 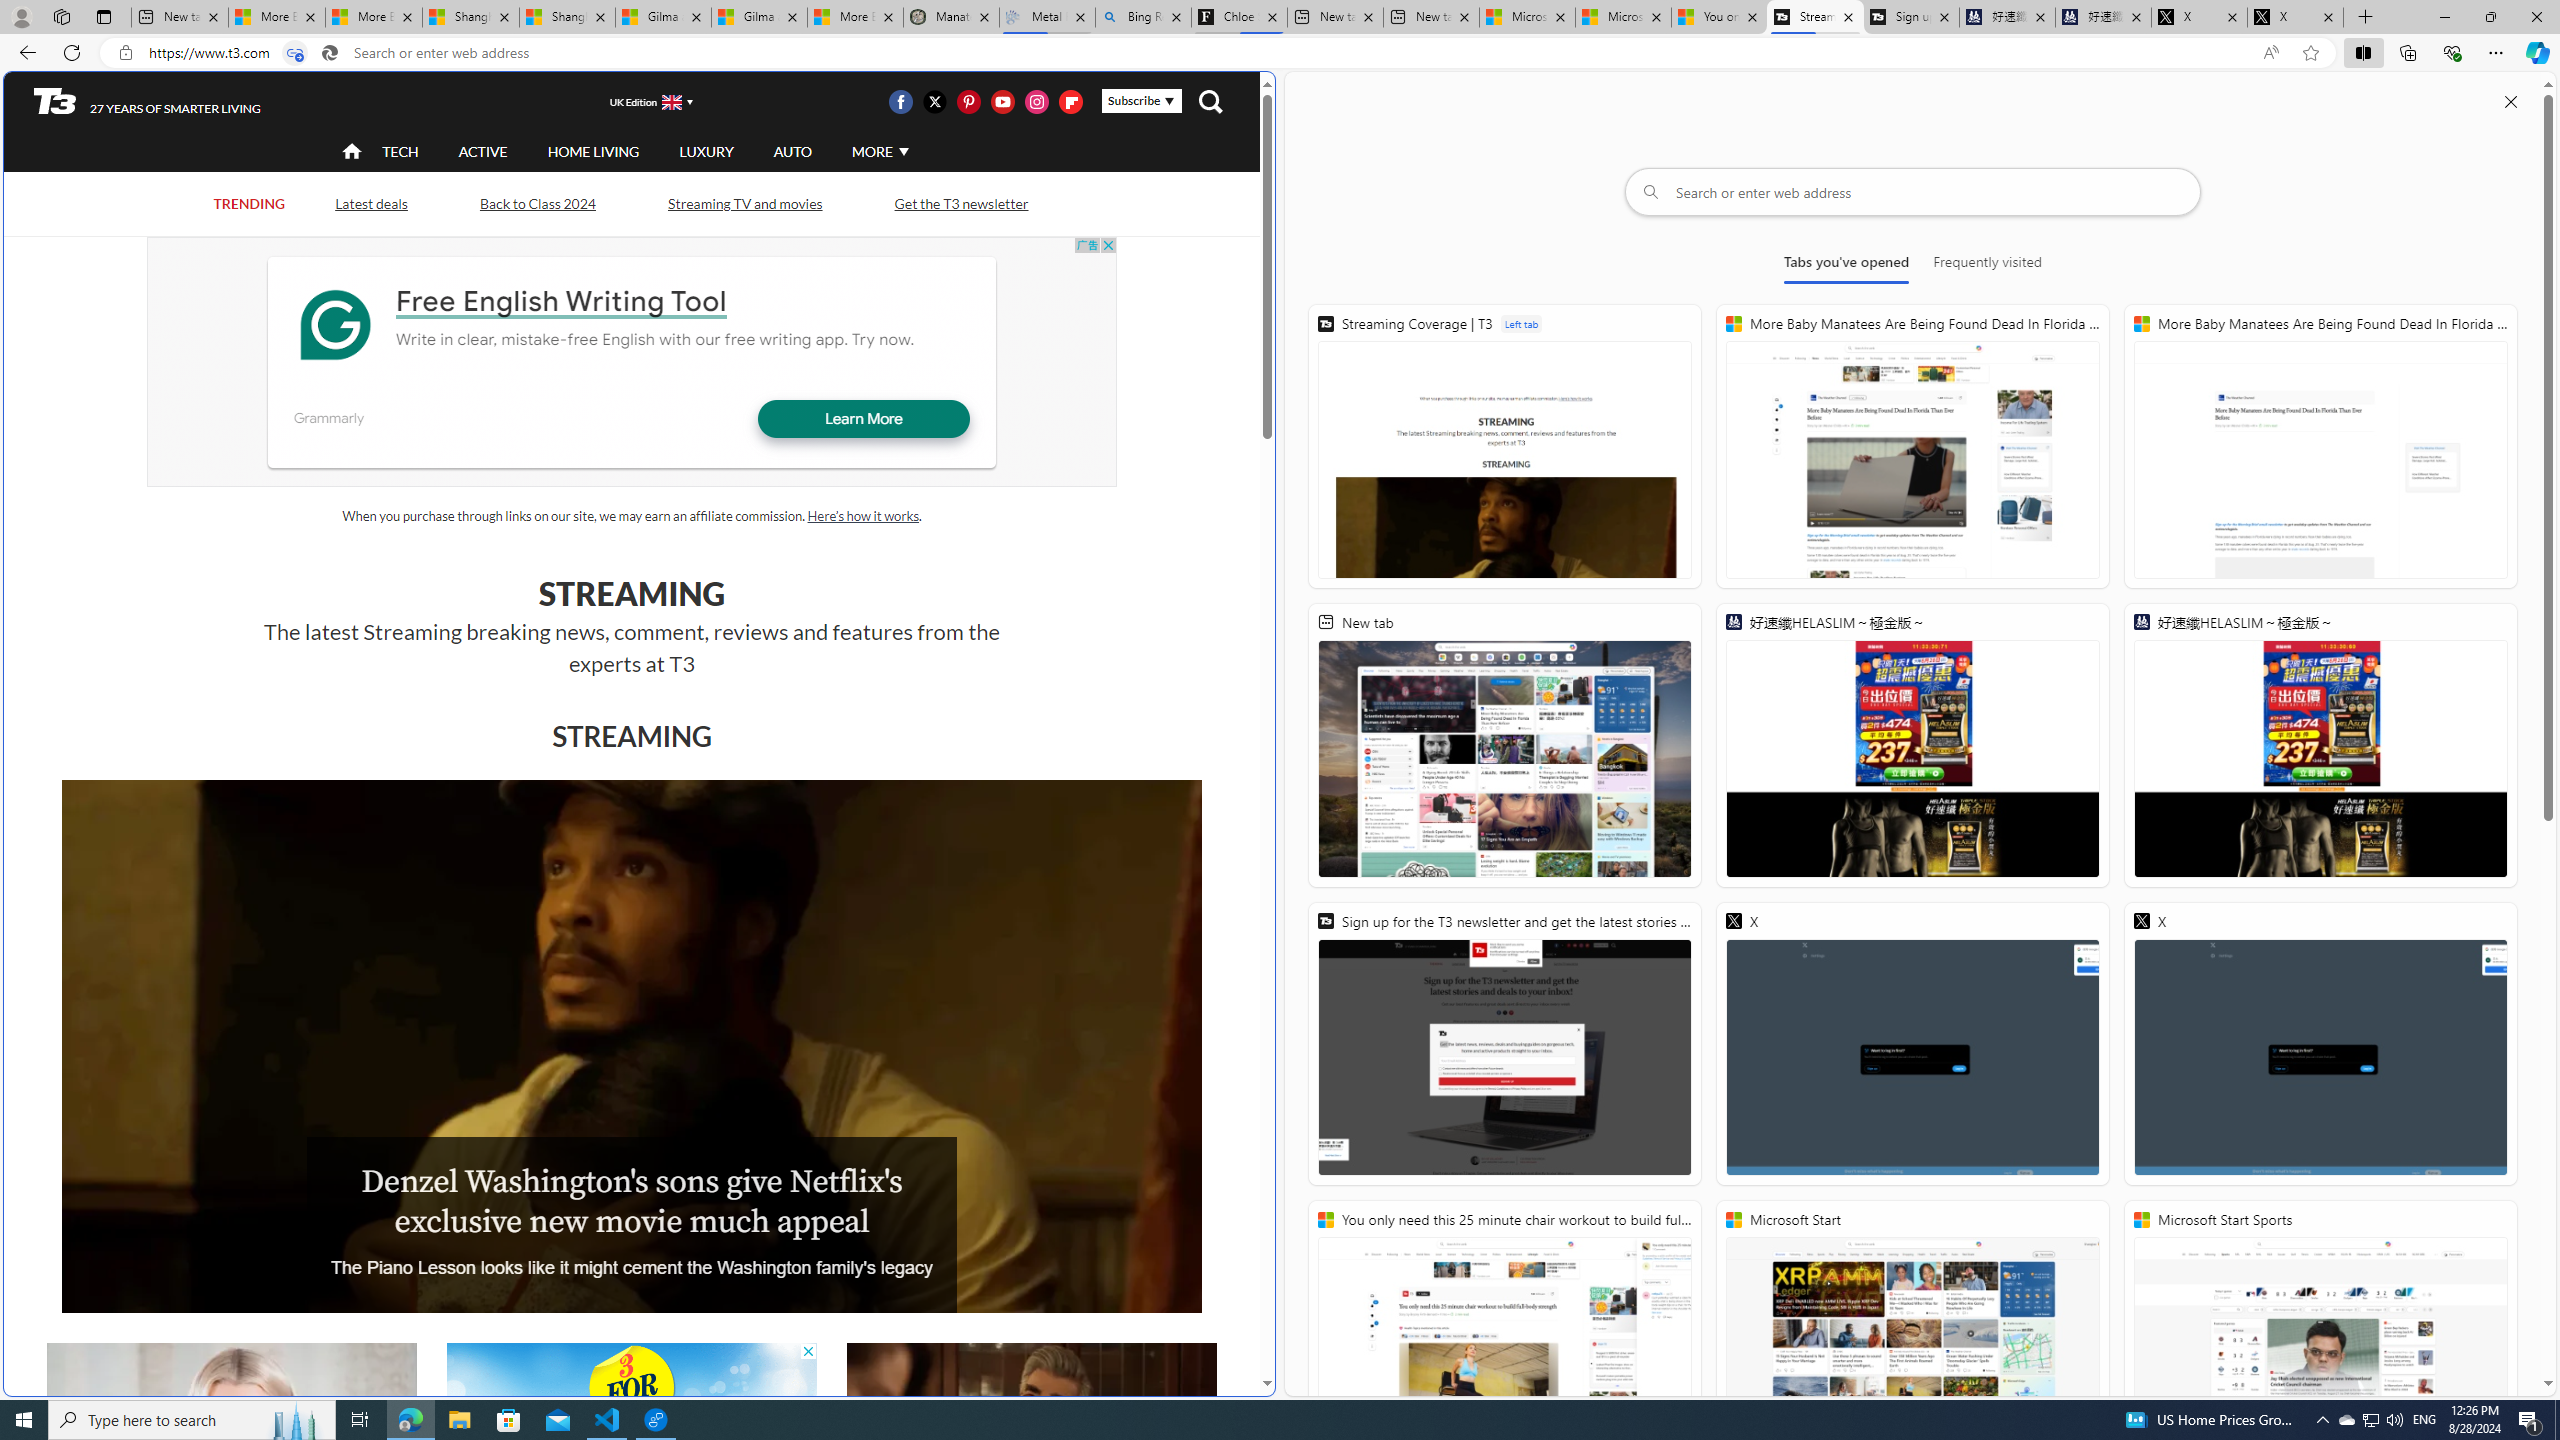 I want to click on 'T3', so click(x=54, y=99).